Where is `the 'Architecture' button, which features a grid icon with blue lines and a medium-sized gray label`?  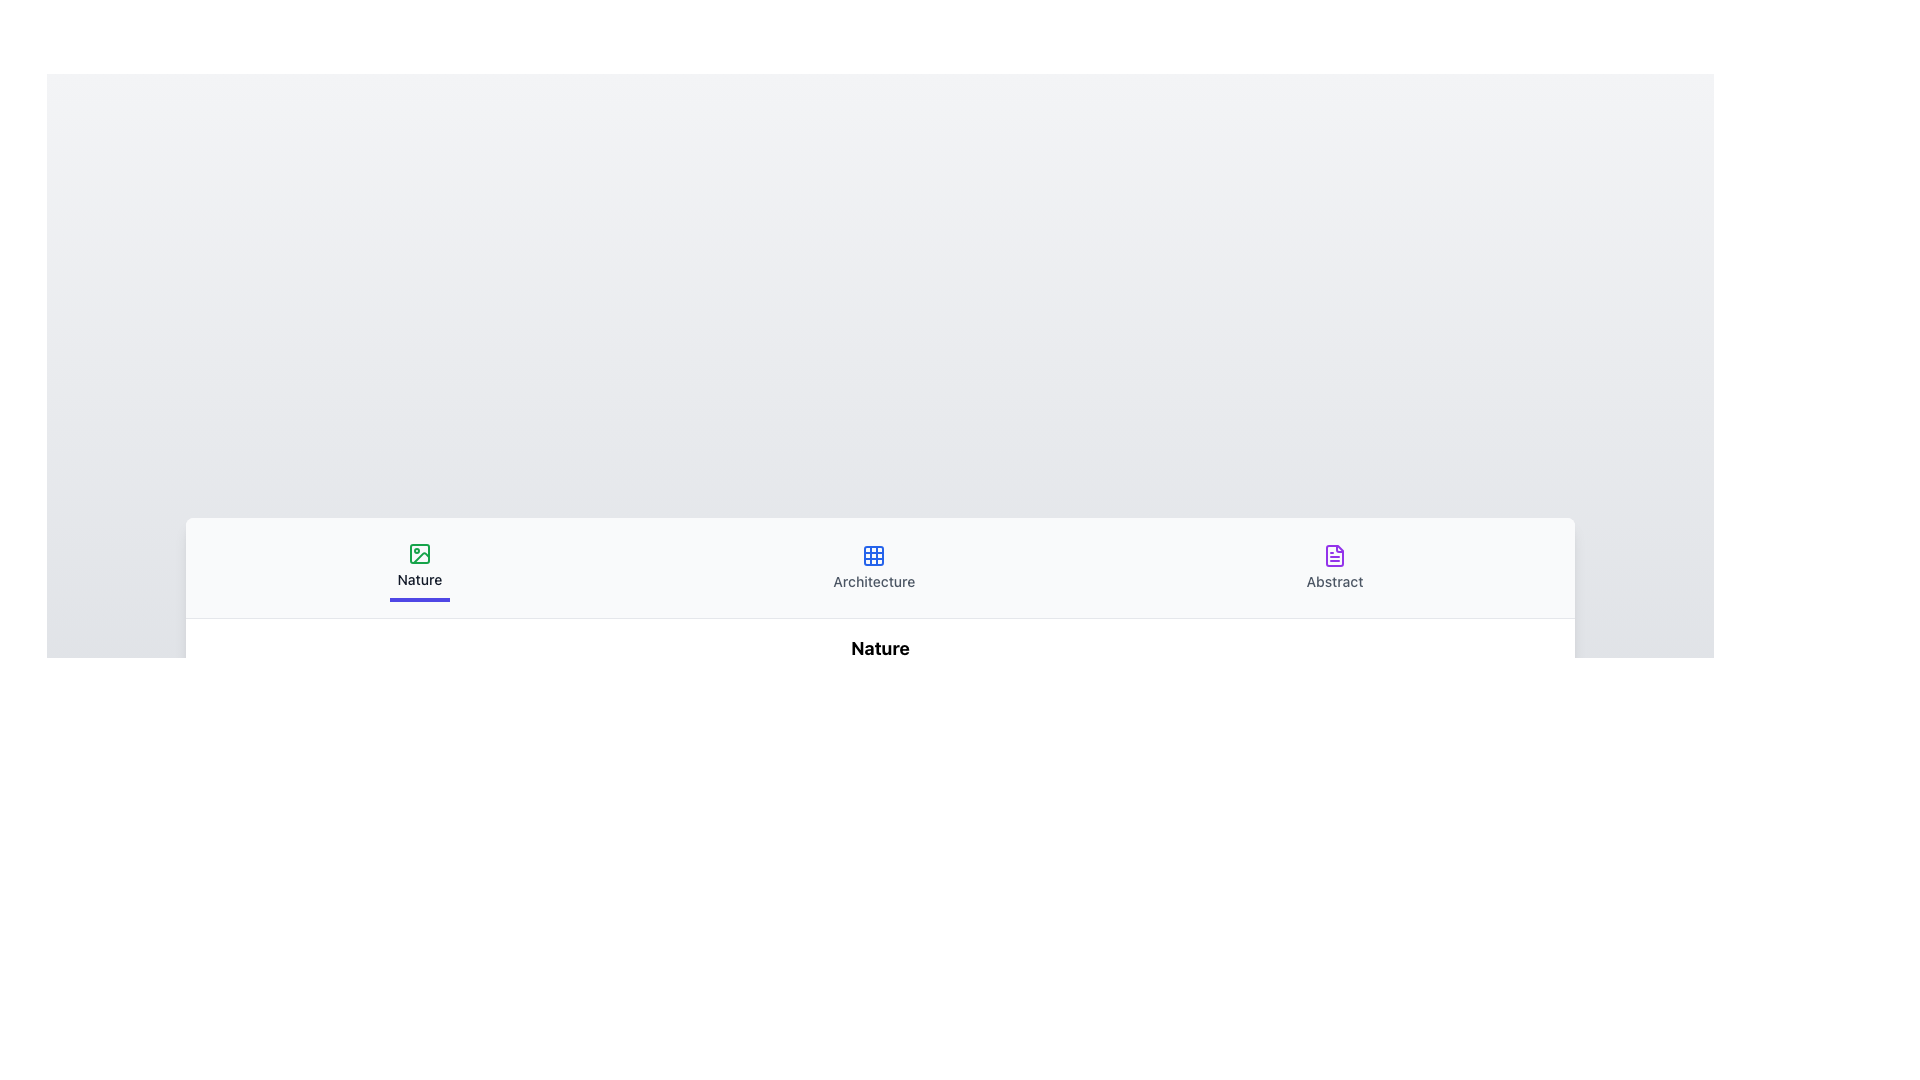
the 'Architecture' button, which features a grid icon with blue lines and a medium-sized gray label is located at coordinates (874, 567).